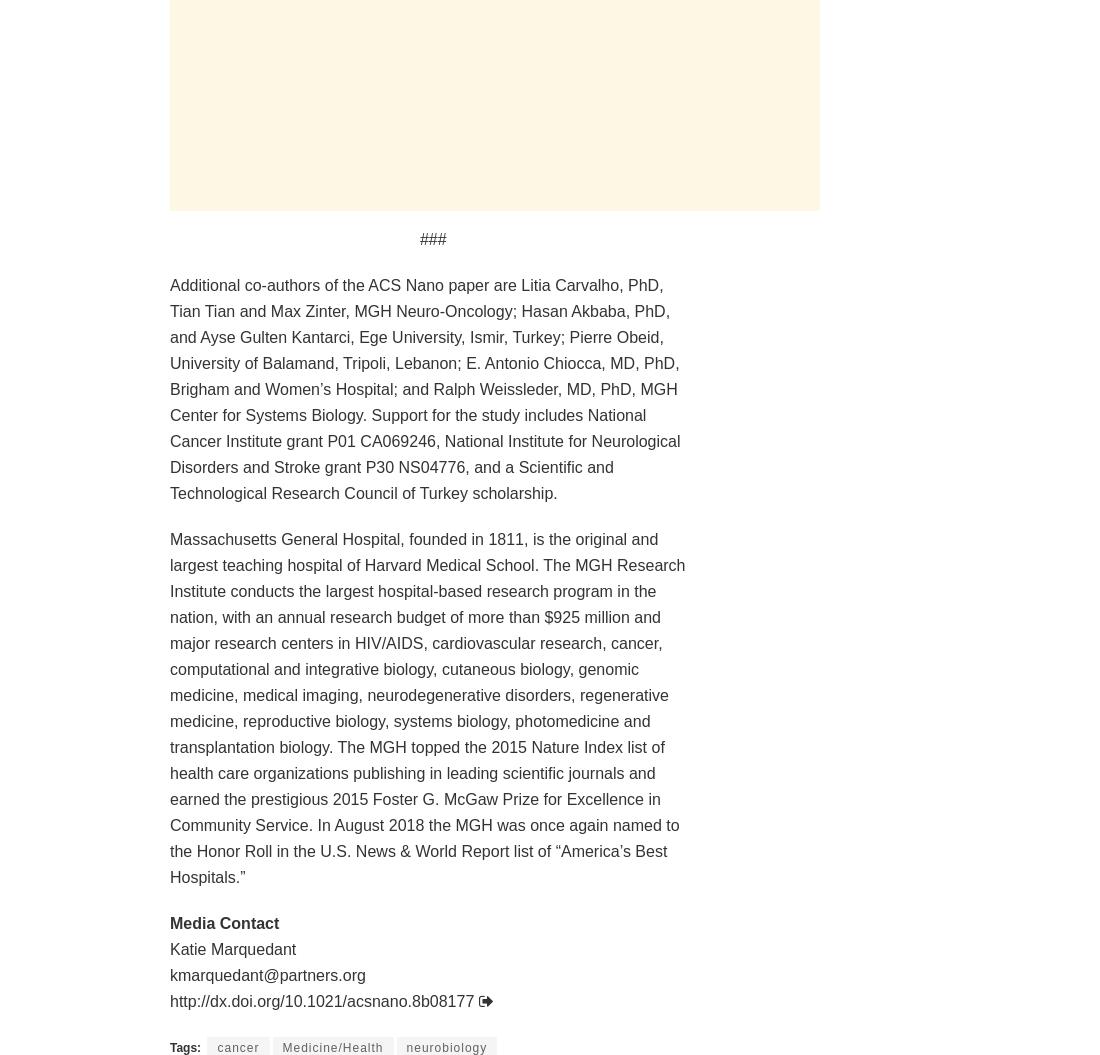 Image resolution: width=1100 pixels, height=1055 pixels. Describe the element at coordinates (270, 999) in the screenshot. I see `'org/'` at that location.